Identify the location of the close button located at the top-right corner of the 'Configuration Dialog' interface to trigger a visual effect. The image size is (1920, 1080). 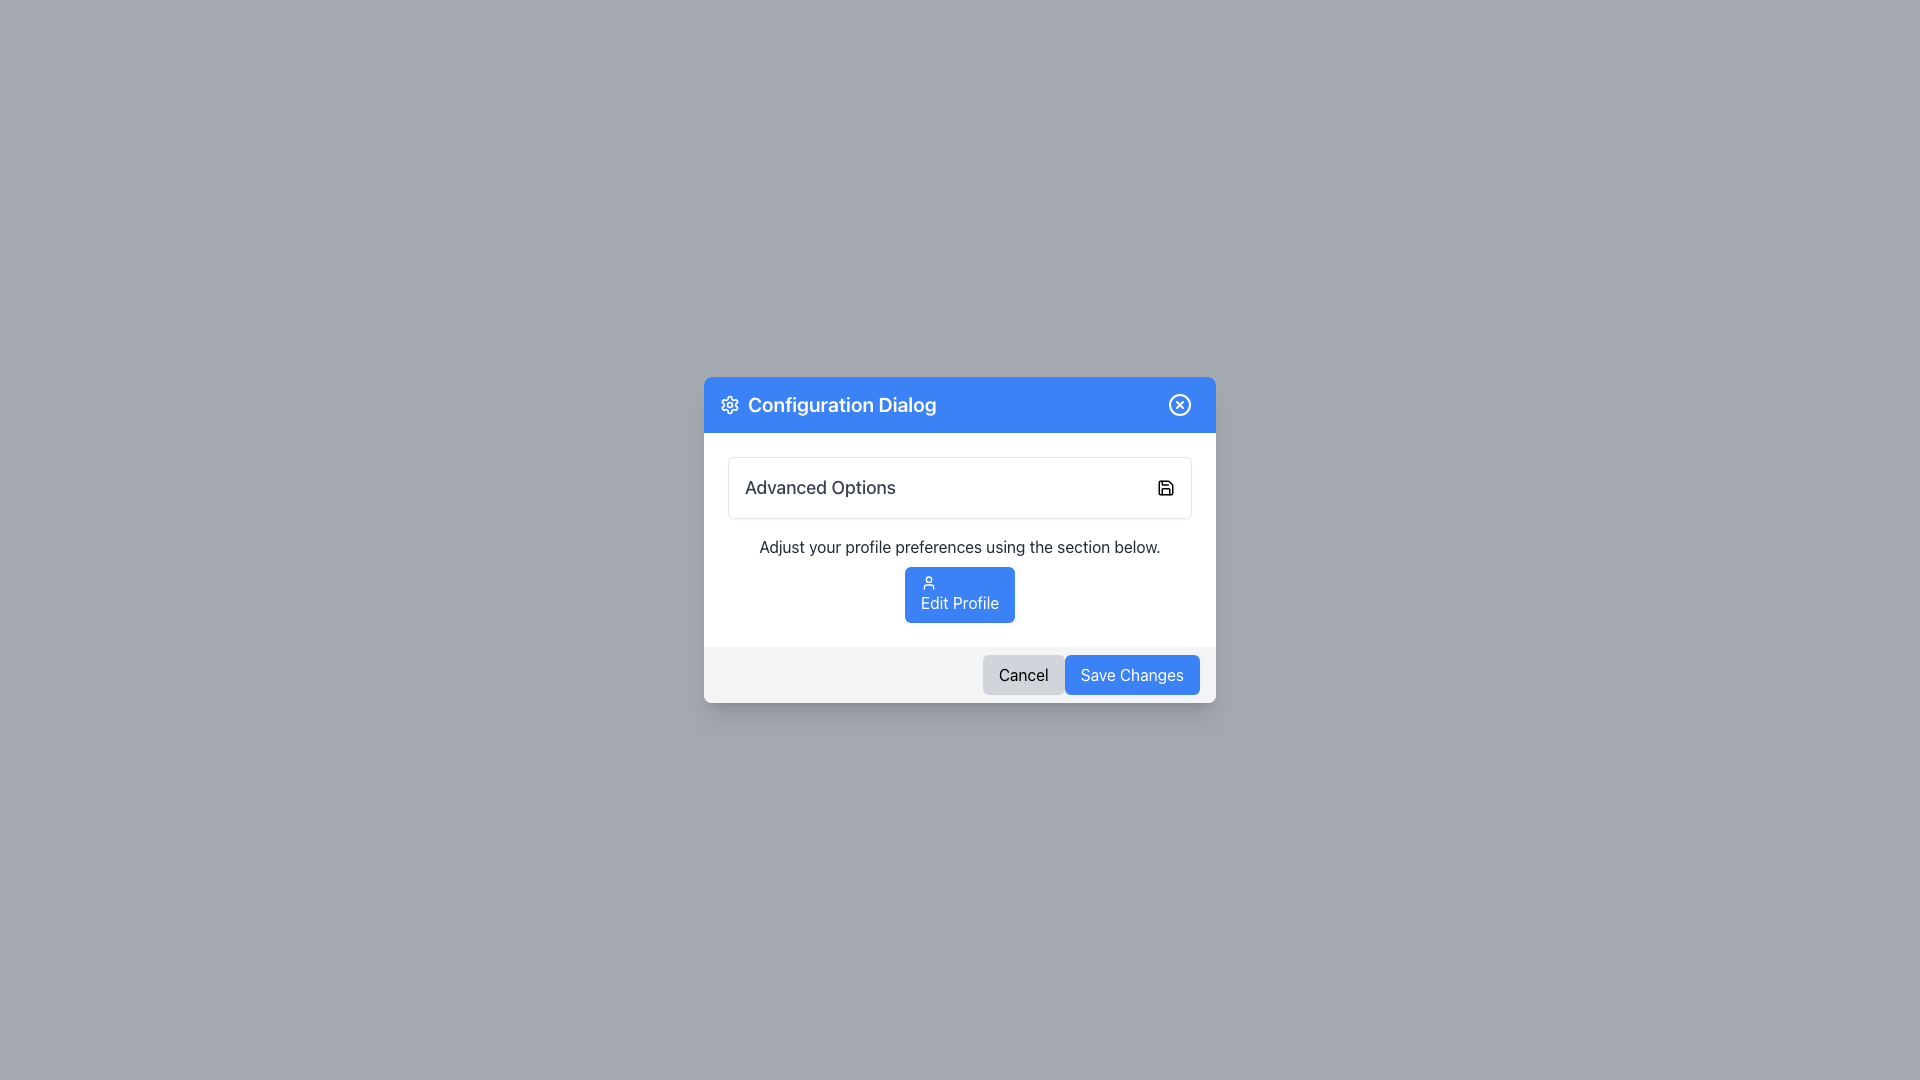
(1180, 405).